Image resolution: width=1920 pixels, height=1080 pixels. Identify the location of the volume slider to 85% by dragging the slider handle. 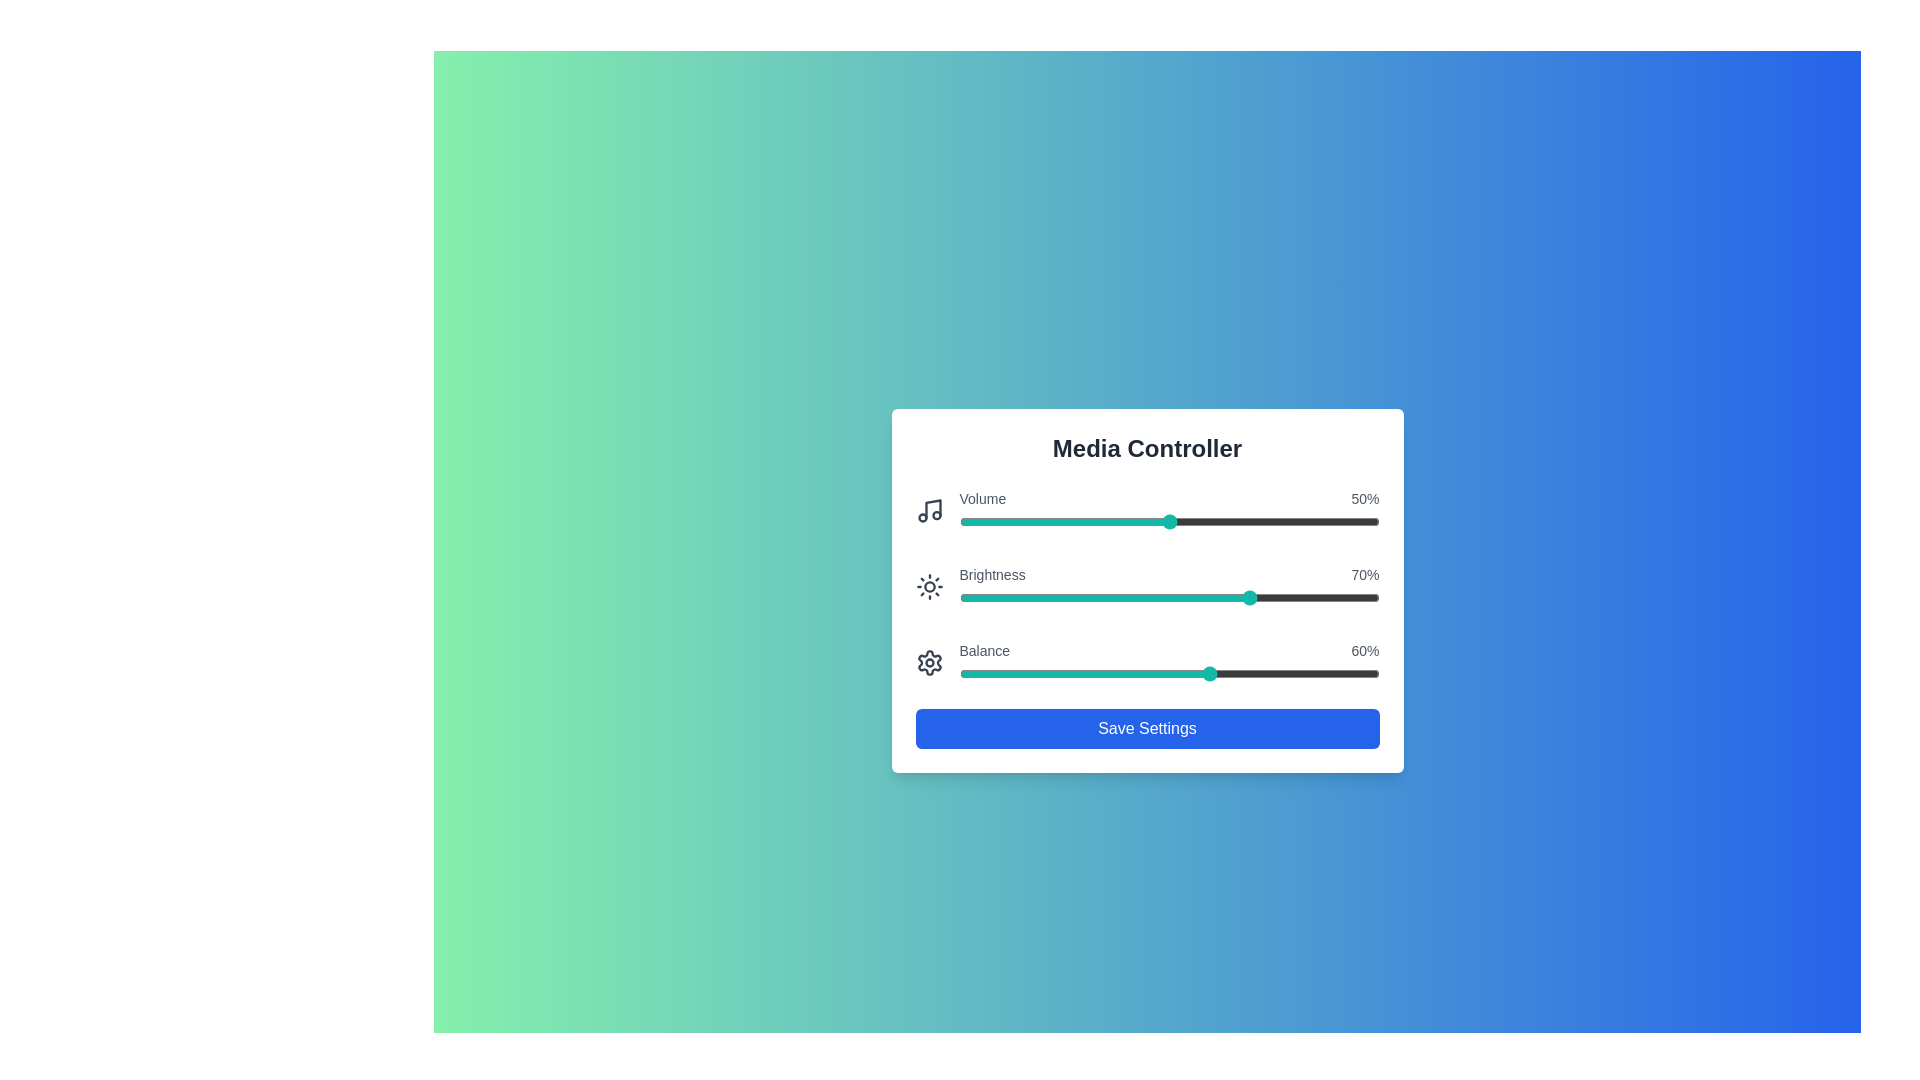
(1316, 520).